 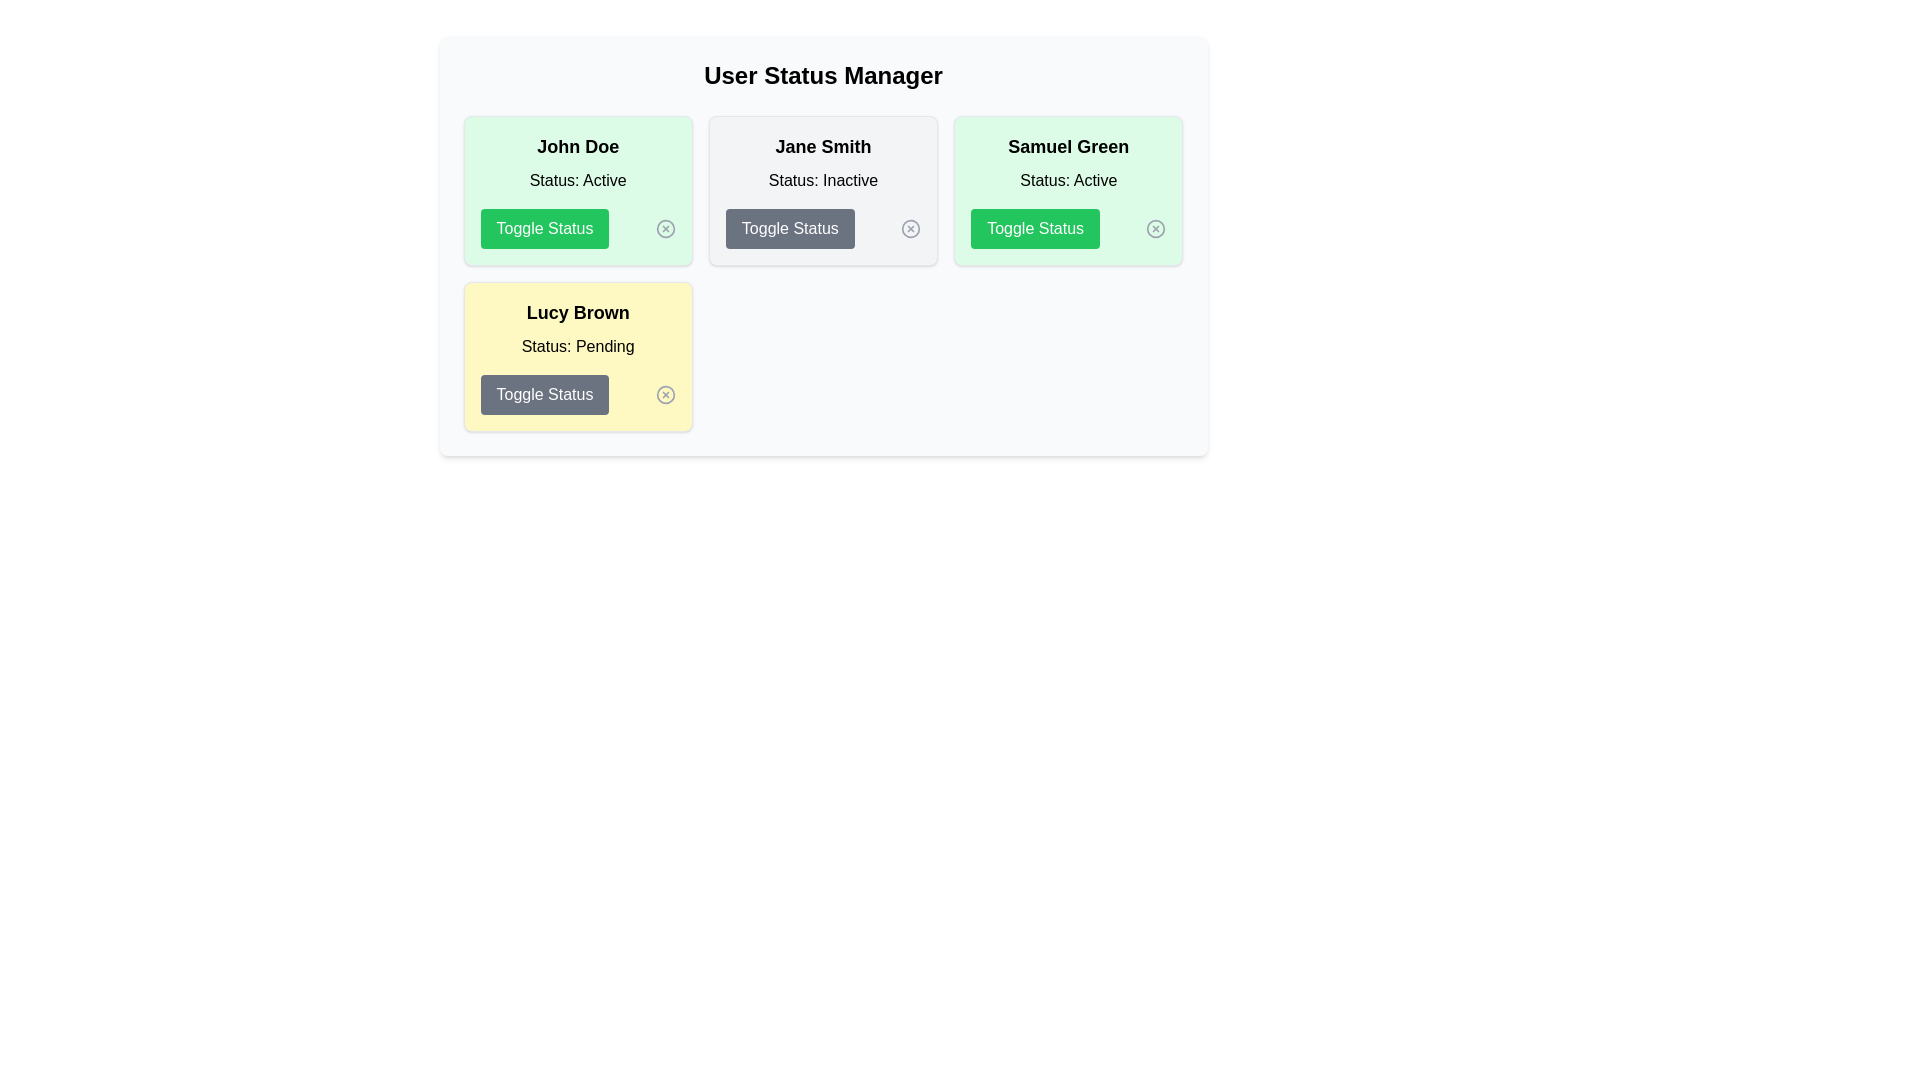 What do you see at coordinates (910, 227) in the screenshot?
I see `the 'XCircle' icon next to the user Jane Smith` at bounding box center [910, 227].